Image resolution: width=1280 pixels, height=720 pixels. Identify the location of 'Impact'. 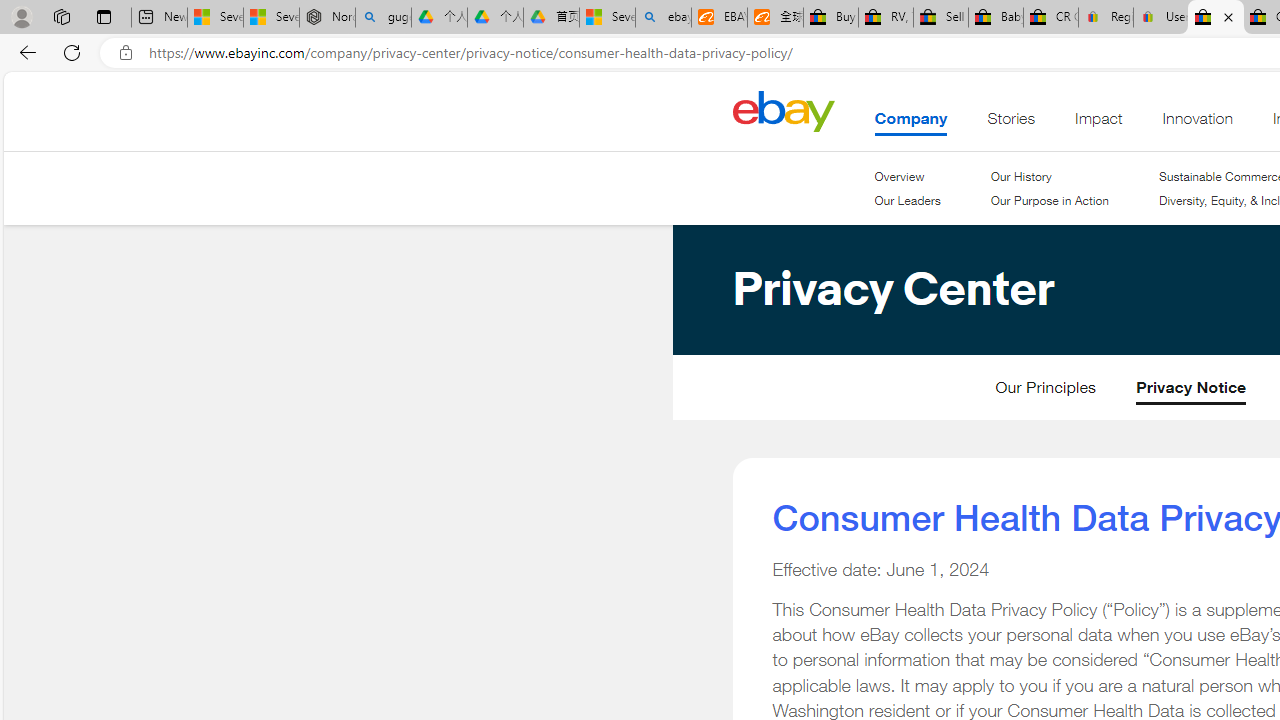
(1097, 123).